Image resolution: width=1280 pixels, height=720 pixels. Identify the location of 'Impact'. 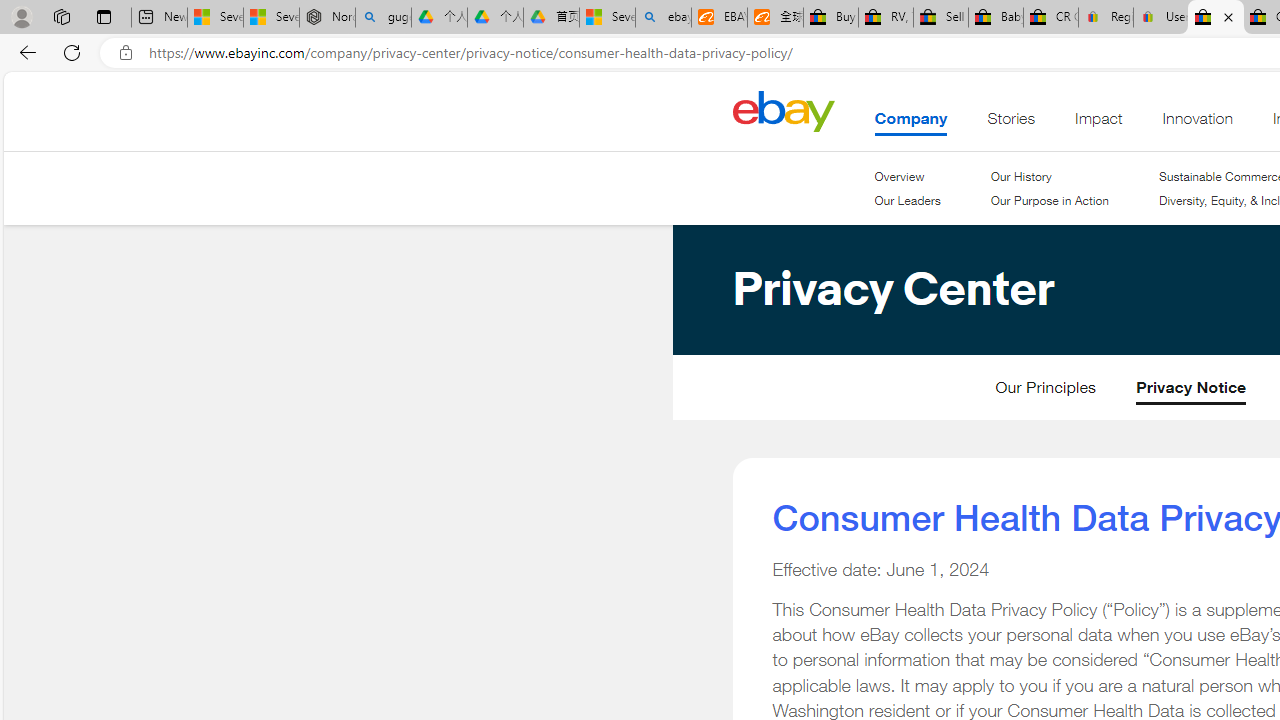
(1097, 123).